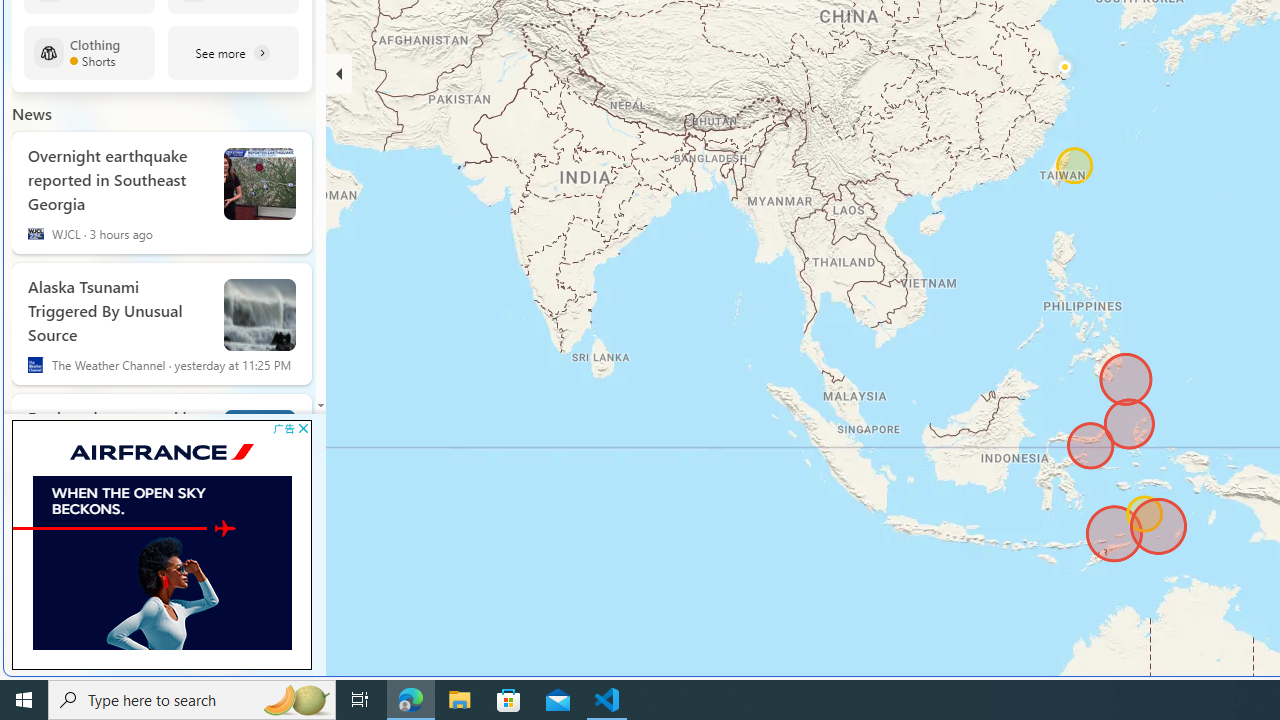 This screenshot has height=720, width=1280. Describe the element at coordinates (88, 51) in the screenshot. I see `'Clothing Shorts'` at that location.